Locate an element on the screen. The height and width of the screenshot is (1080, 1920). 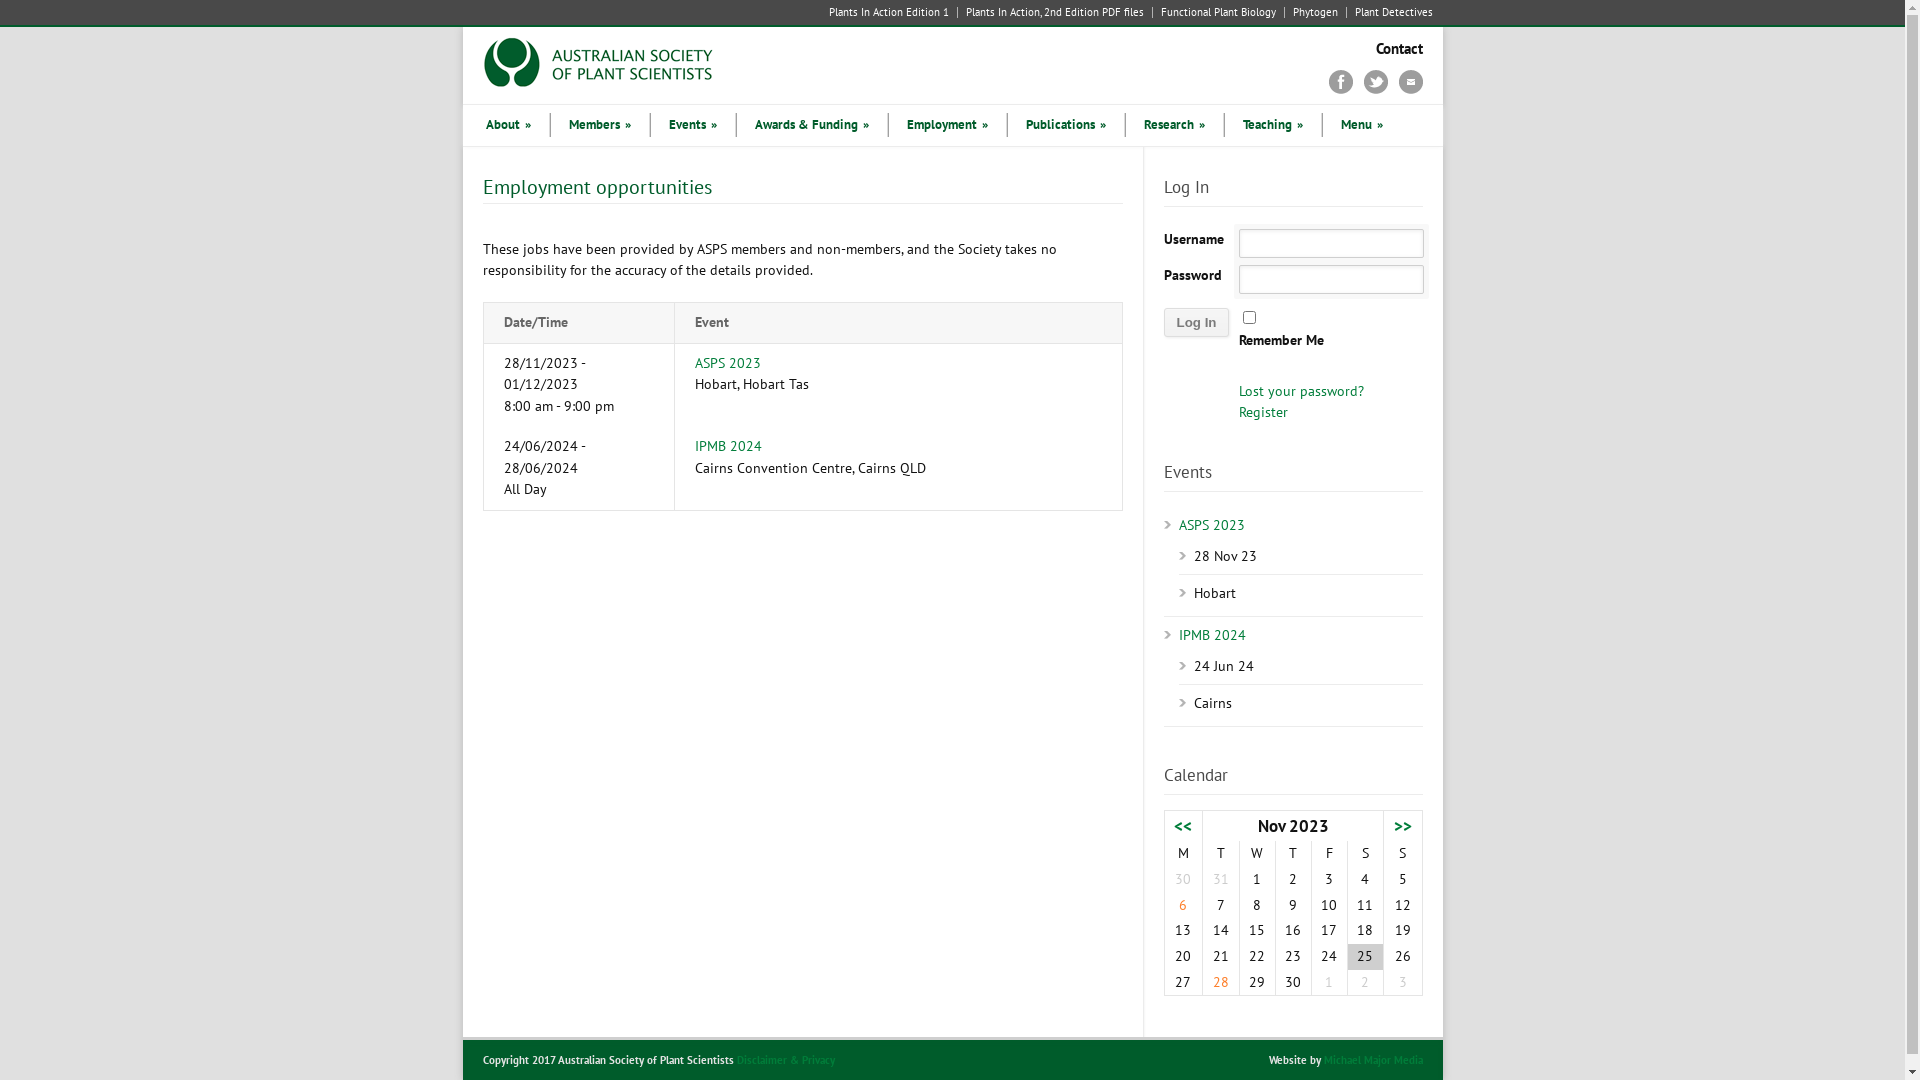
'Michael Major Media' is located at coordinates (1372, 1059).